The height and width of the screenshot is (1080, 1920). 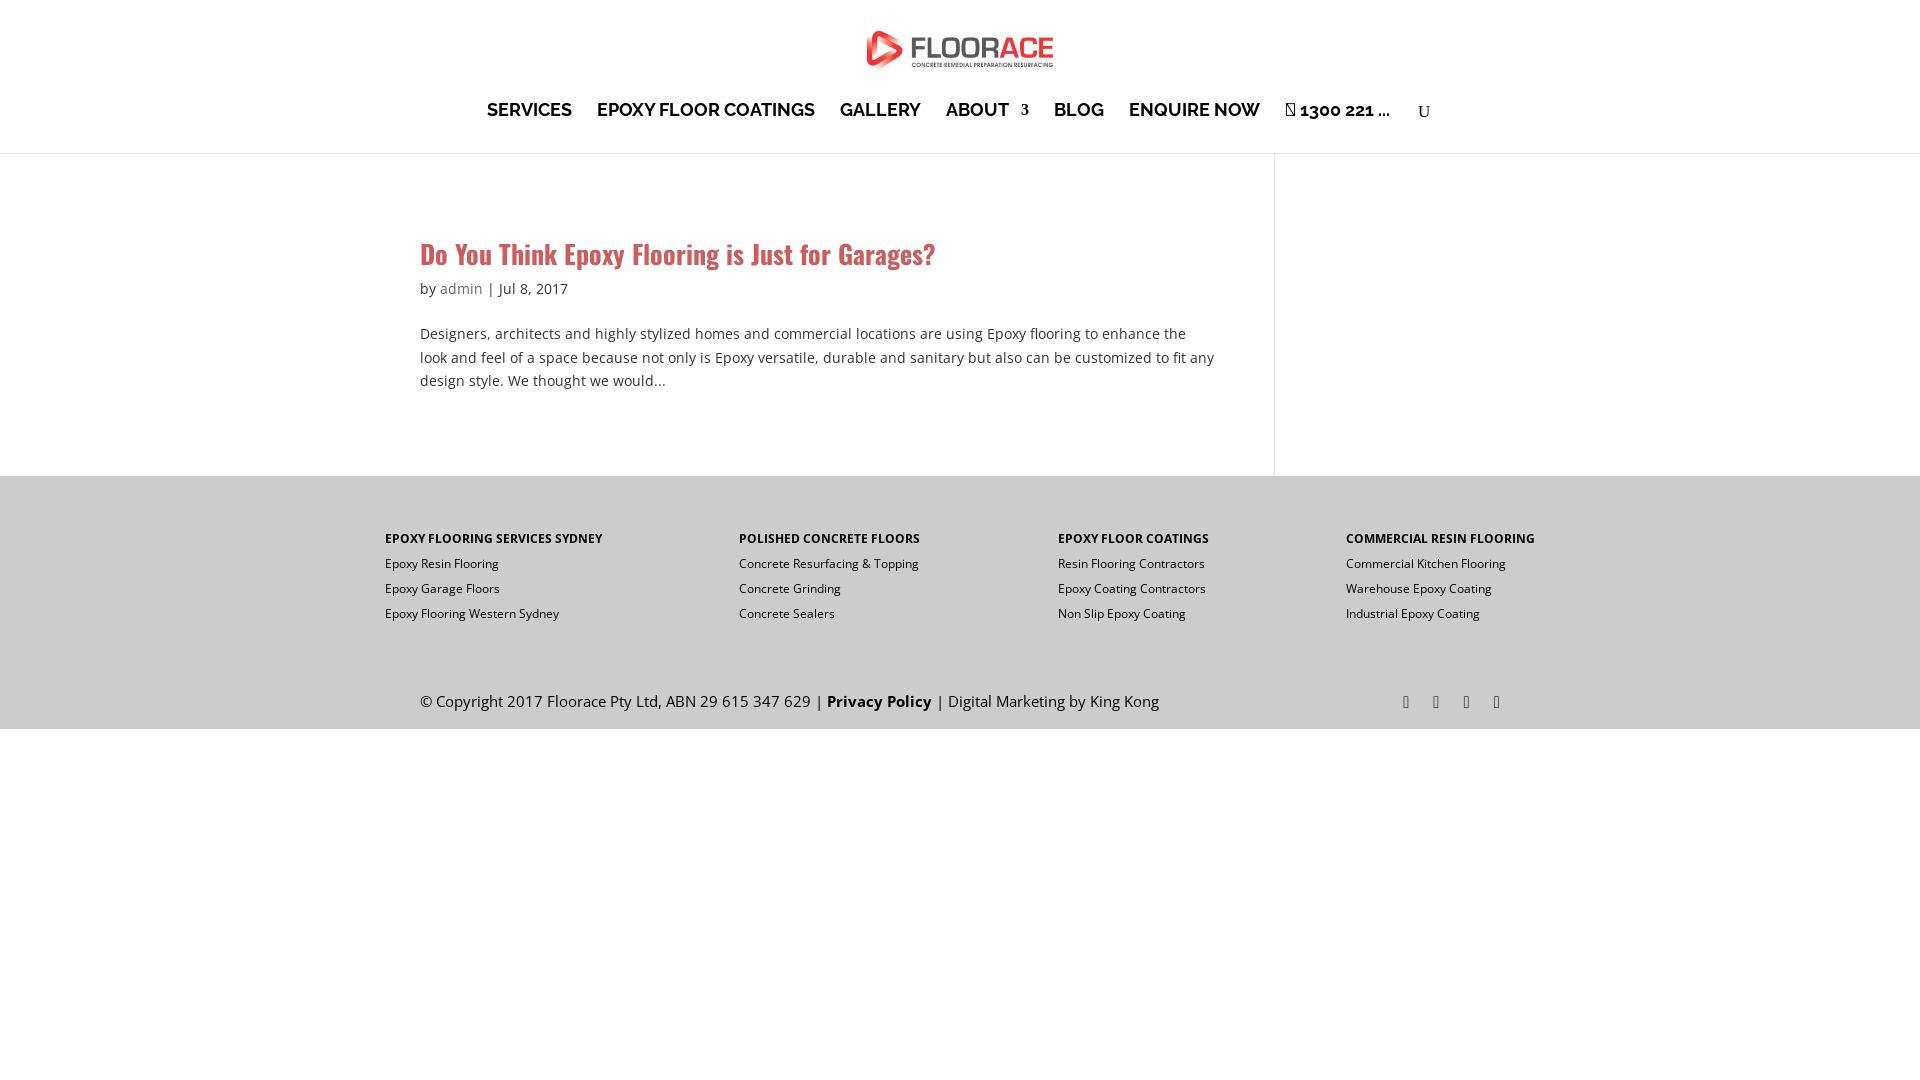 I want to click on 'Resin Flooring Contractors', so click(x=1131, y=563).